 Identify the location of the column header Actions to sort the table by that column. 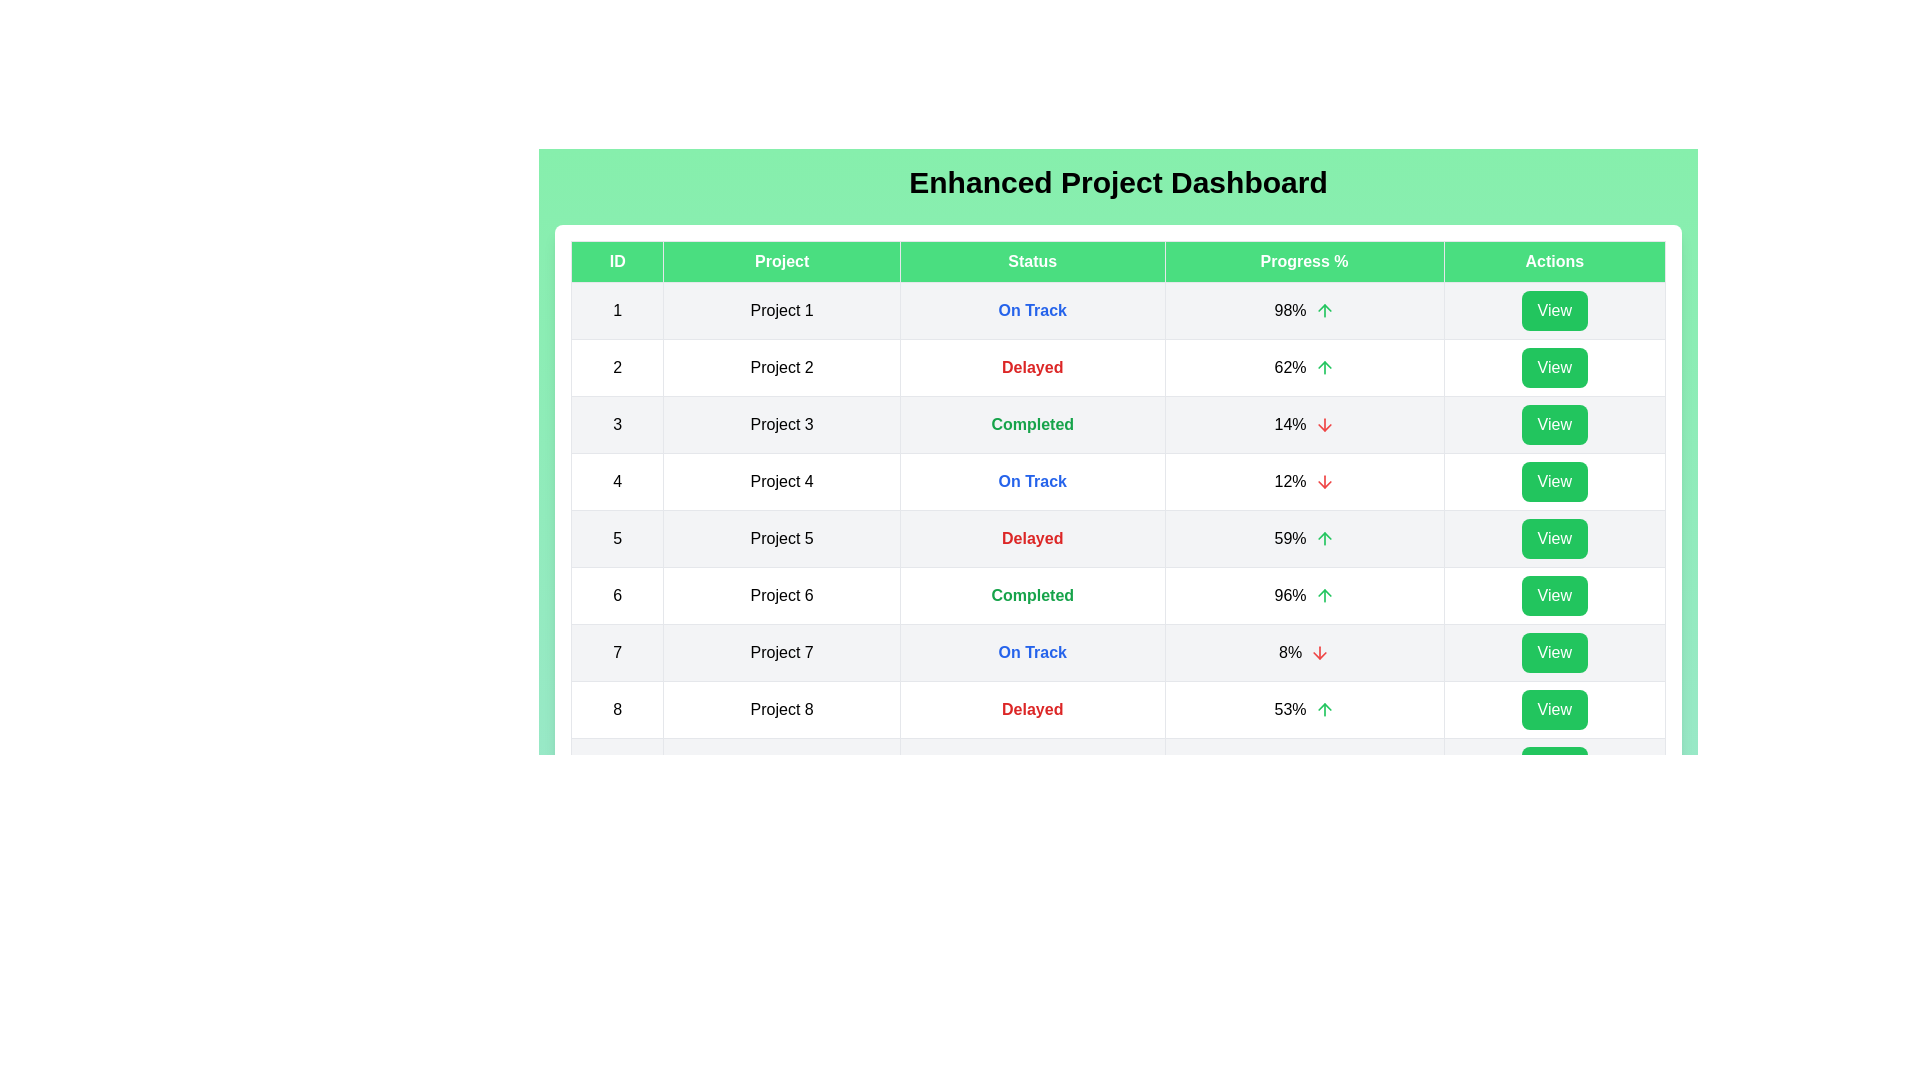
(1553, 261).